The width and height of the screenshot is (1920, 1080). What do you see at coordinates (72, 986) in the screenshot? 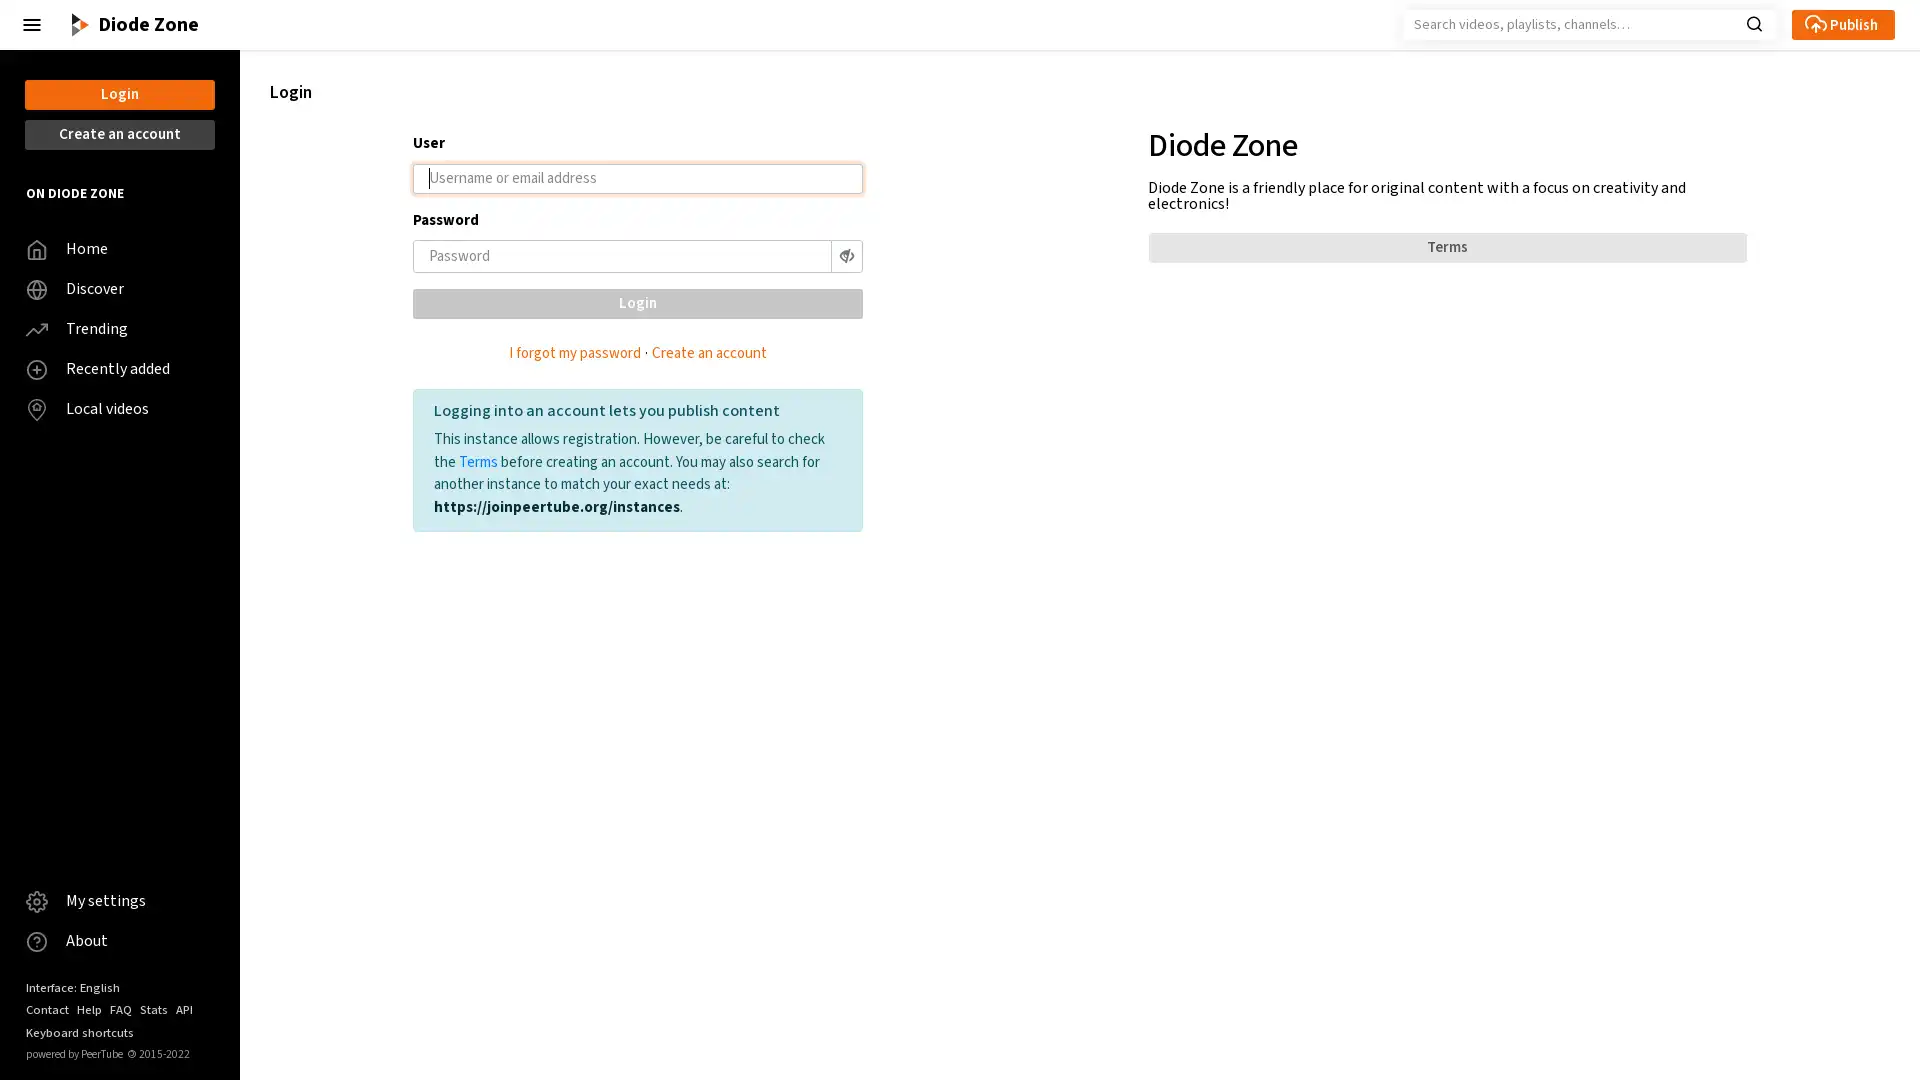
I see `Interface: English` at bounding box center [72, 986].